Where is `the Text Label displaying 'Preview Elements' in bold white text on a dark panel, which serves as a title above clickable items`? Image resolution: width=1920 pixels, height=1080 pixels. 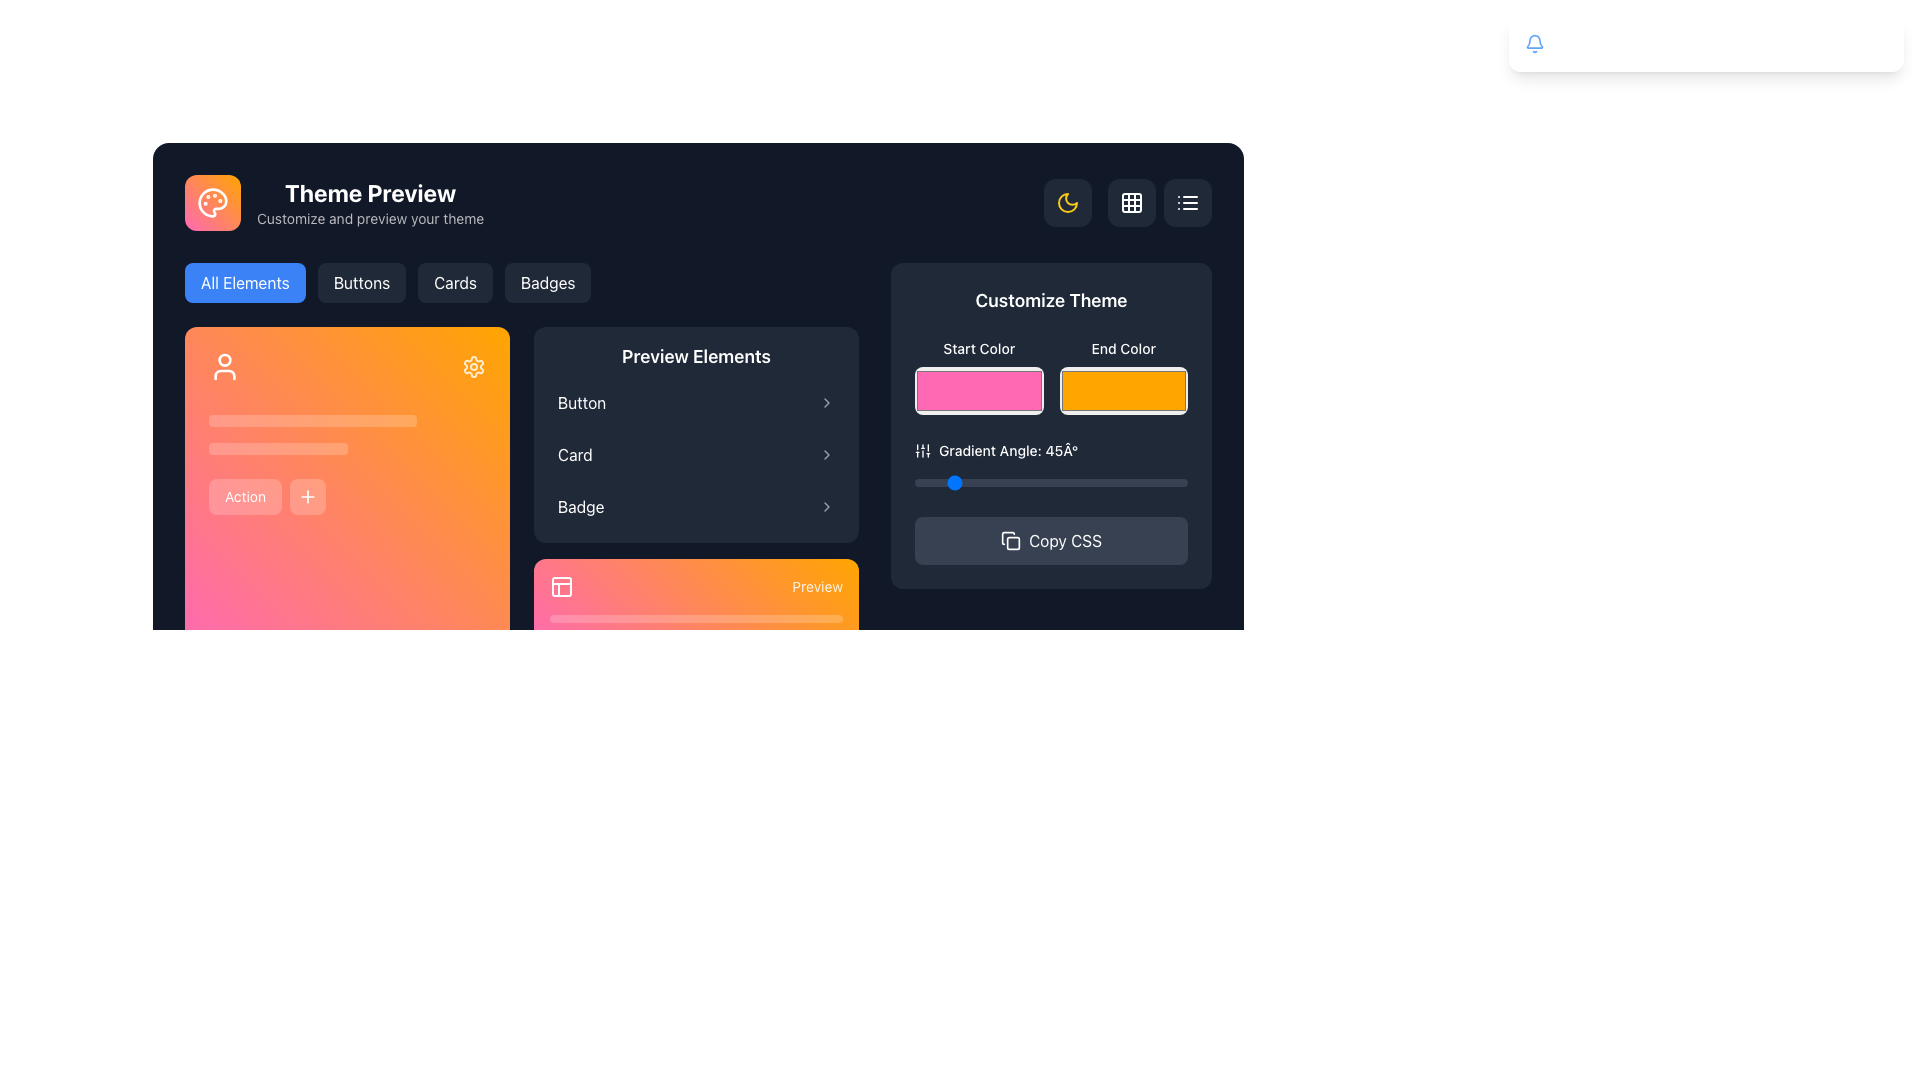 the Text Label displaying 'Preview Elements' in bold white text on a dark panel, which serves as a title above clickable items is located at coordinates (696, 356).